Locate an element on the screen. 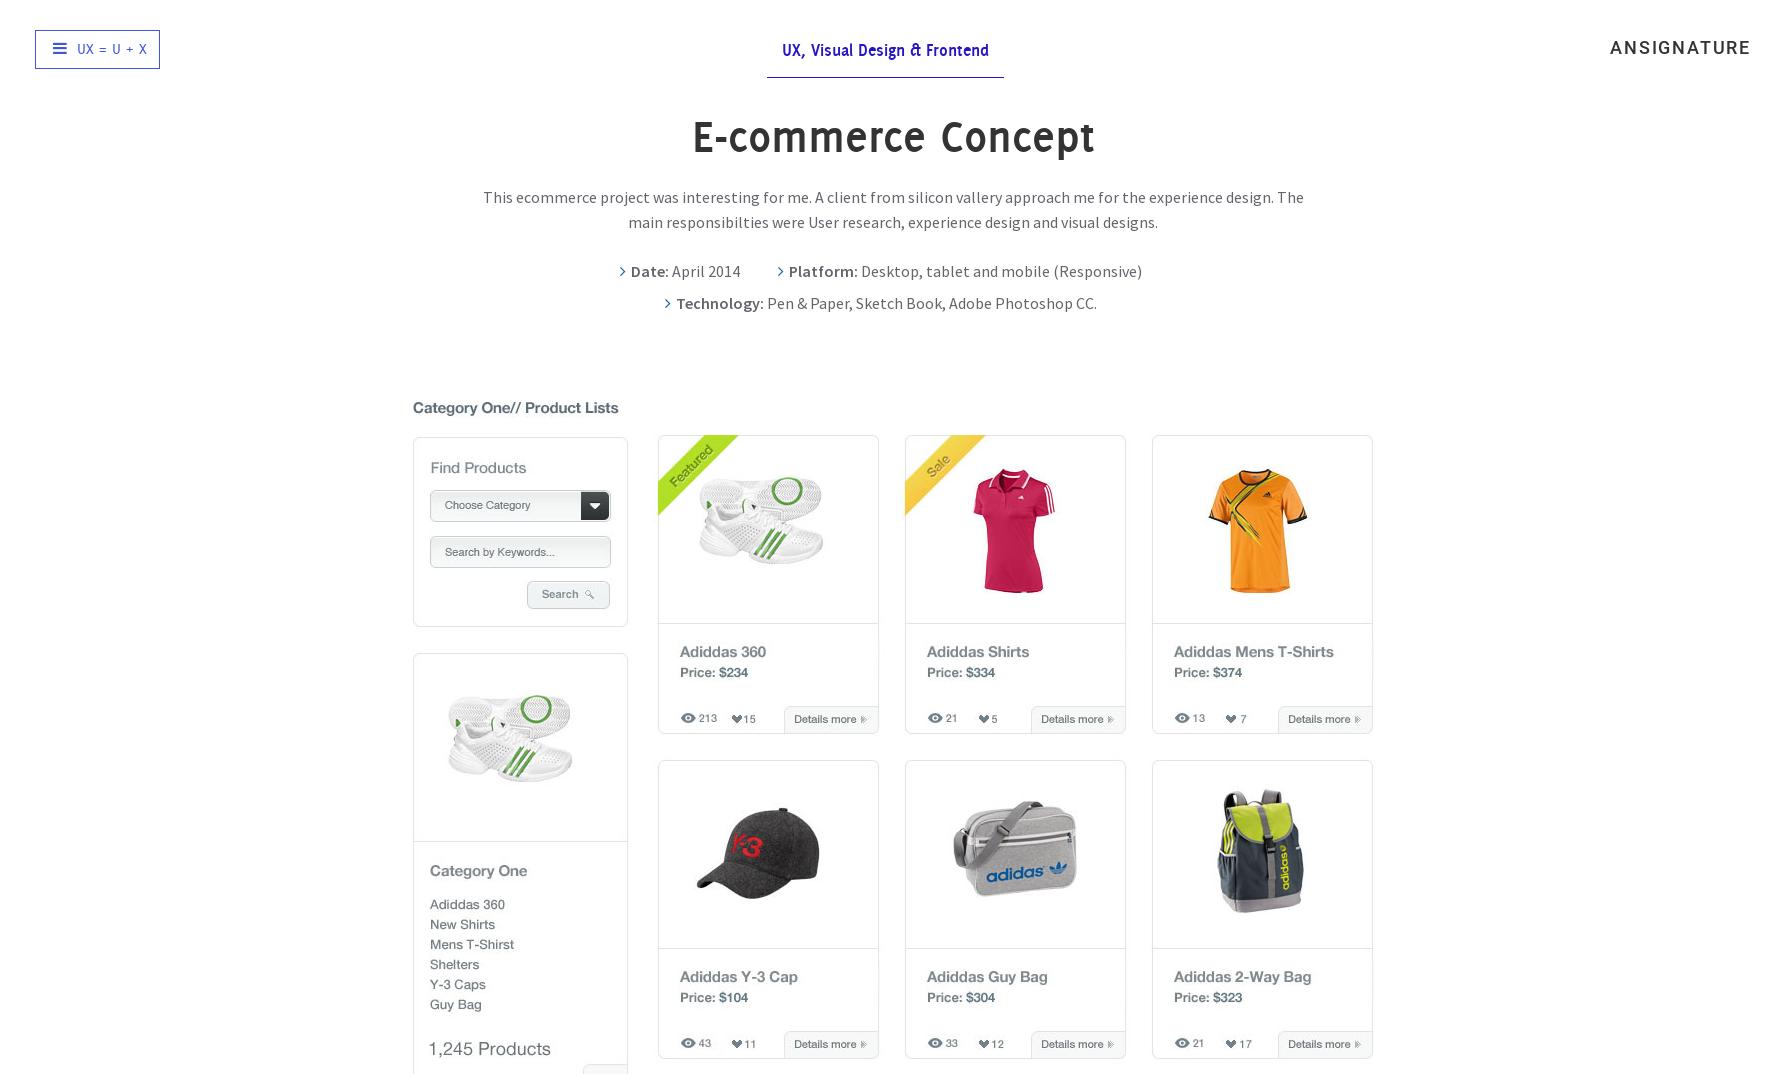  'April 2014' is located at coordinates (703, 270).